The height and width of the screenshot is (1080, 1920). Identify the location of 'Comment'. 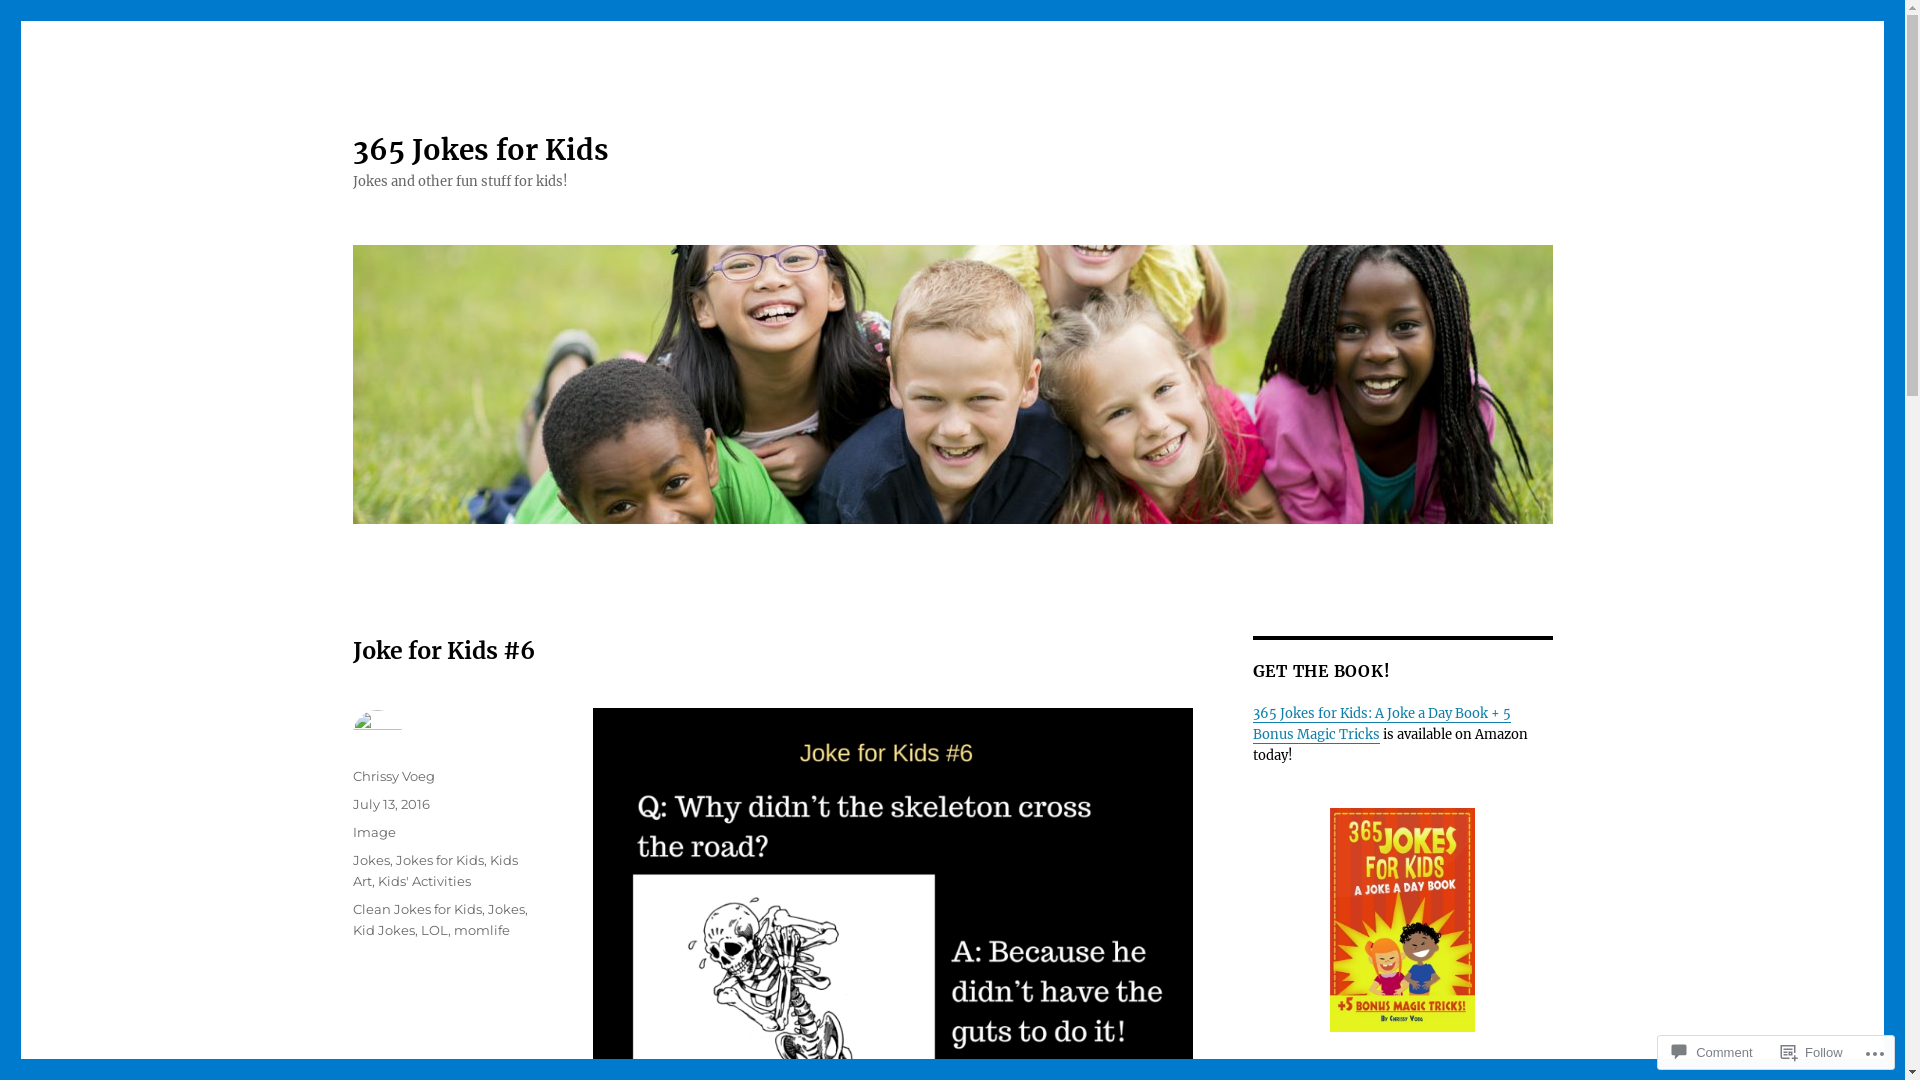
(1711, 1051).